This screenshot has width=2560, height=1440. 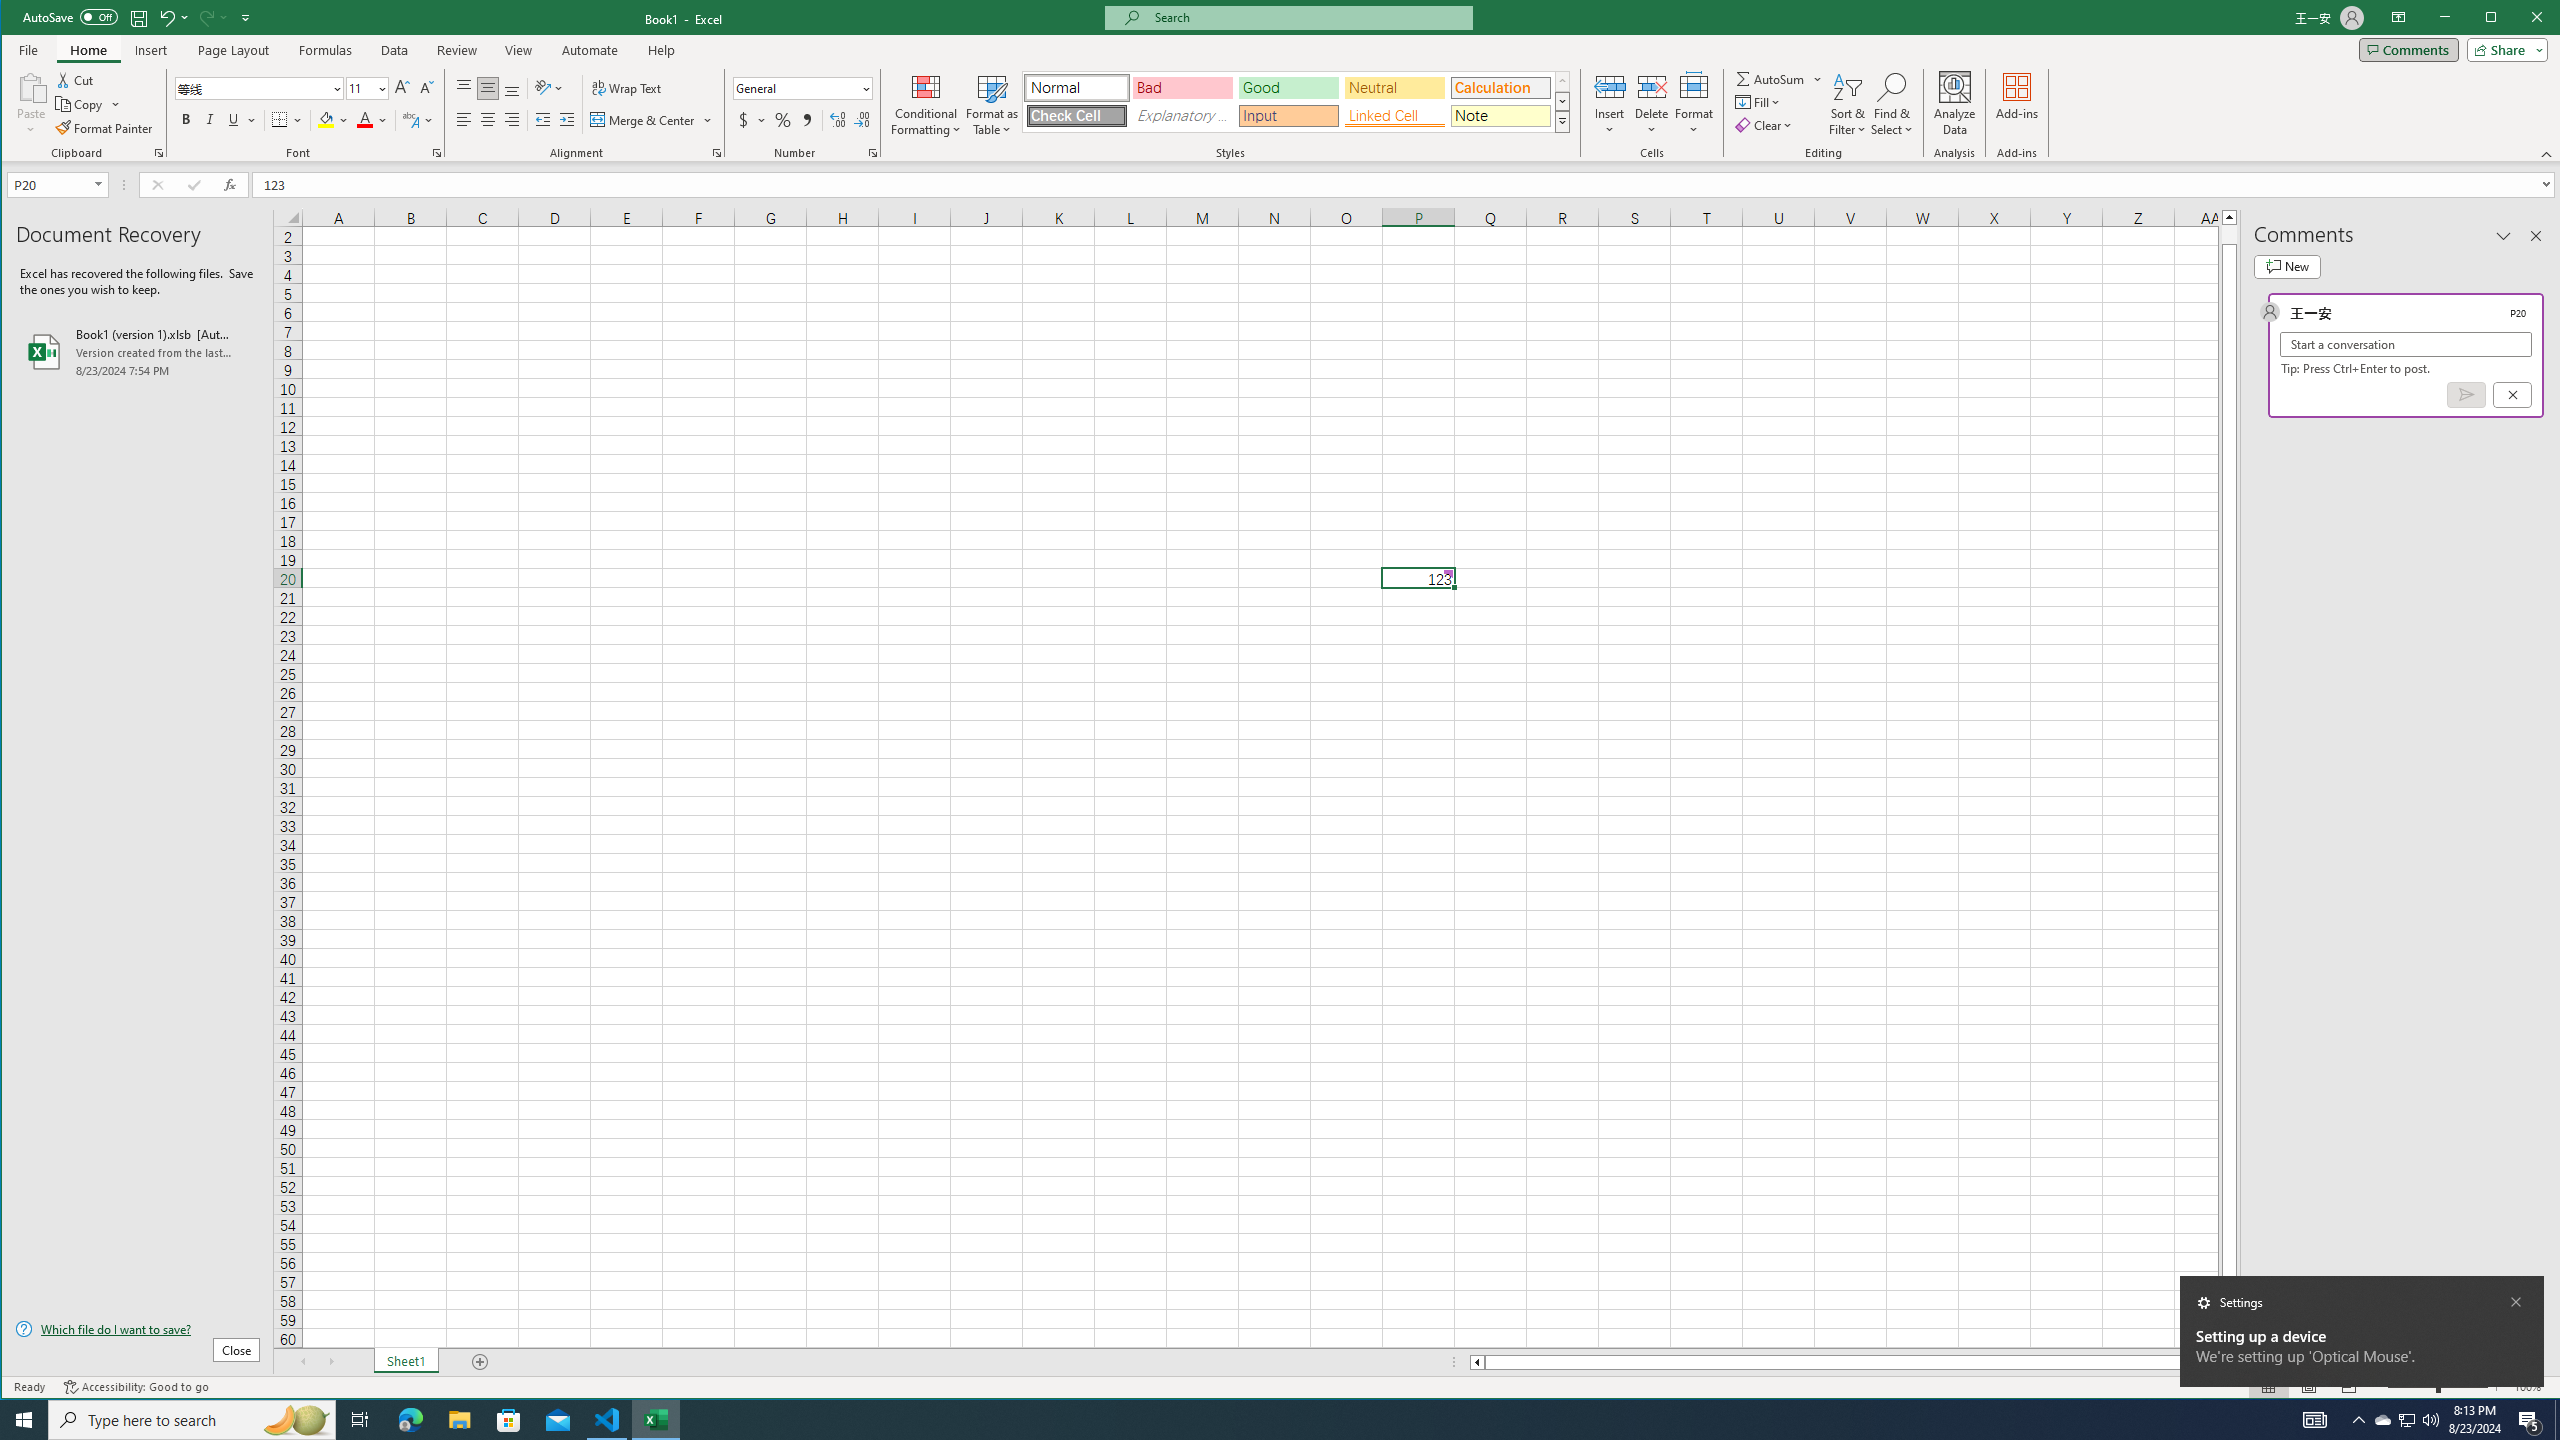 I want to click on 'Column left', so click(x=1475, y=1362).